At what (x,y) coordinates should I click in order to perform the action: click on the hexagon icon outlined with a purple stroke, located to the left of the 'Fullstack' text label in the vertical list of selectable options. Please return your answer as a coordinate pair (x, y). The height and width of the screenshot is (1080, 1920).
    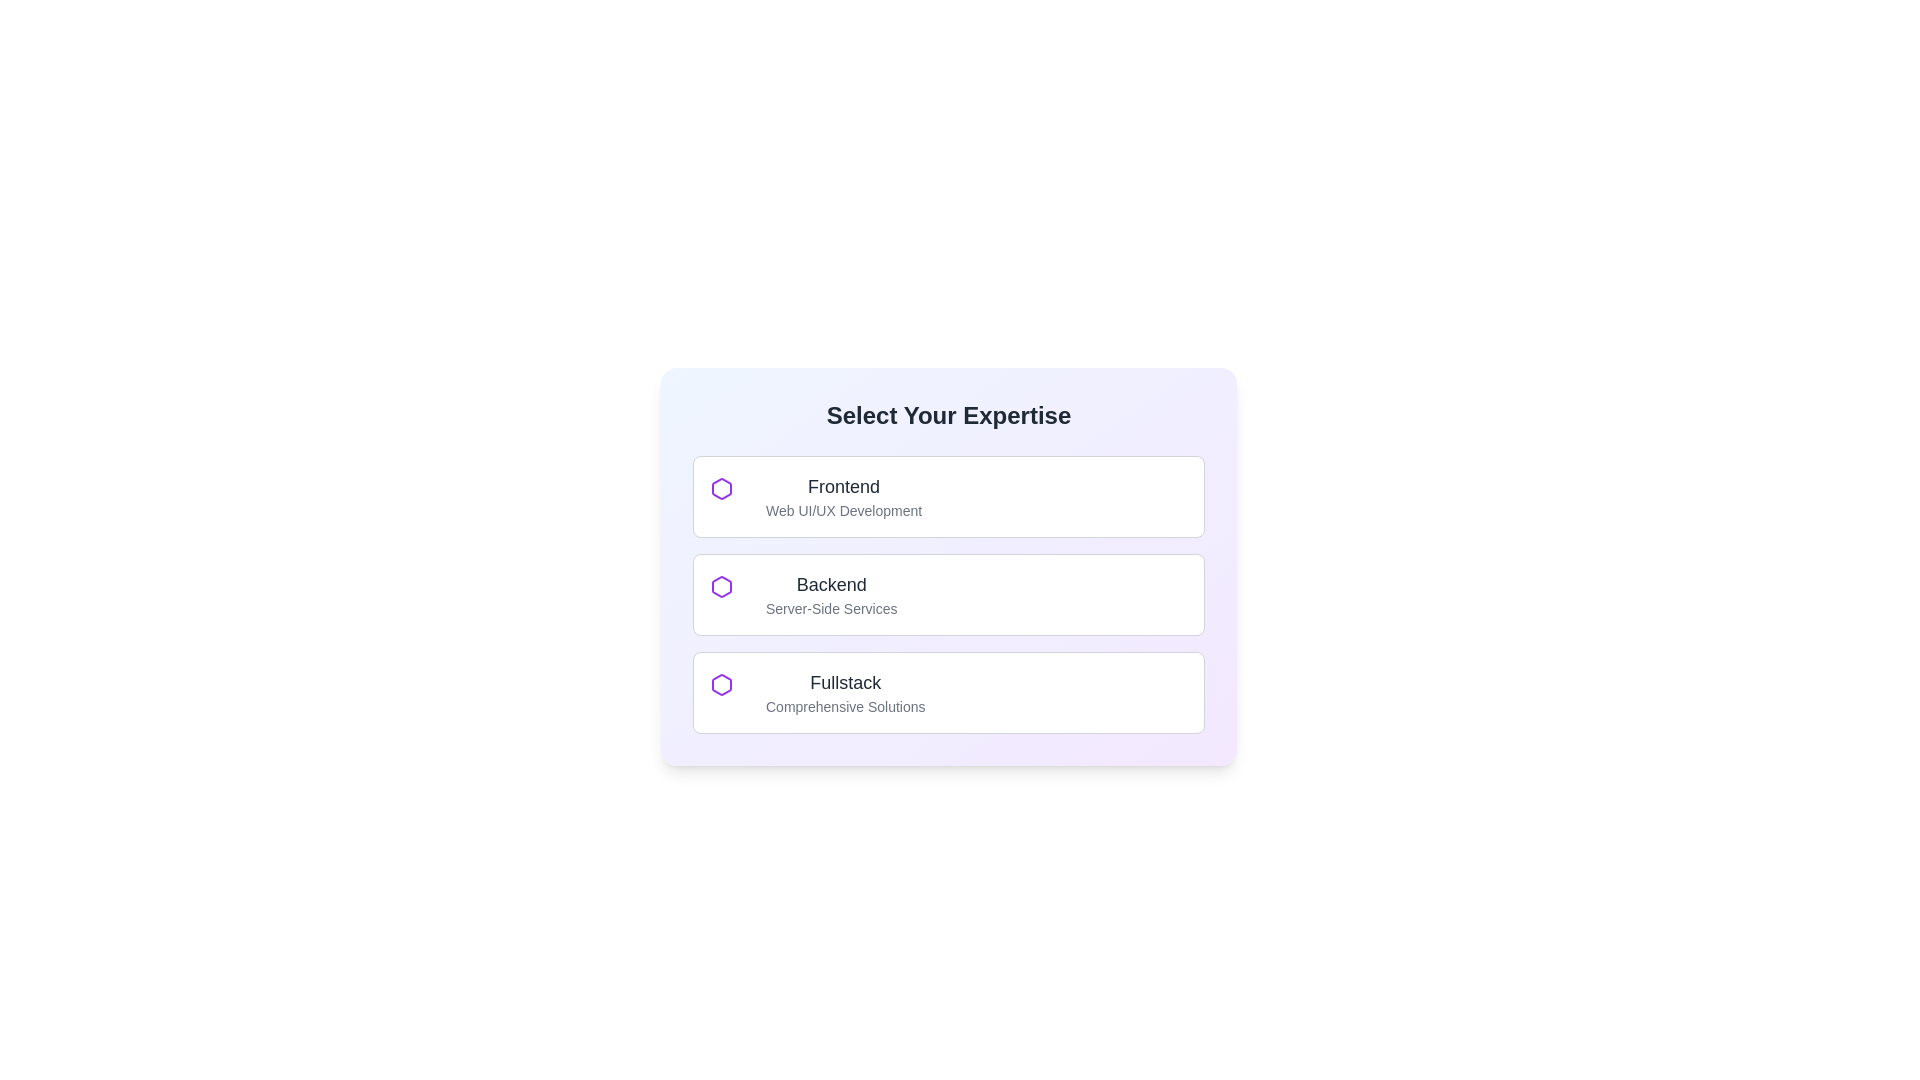
    Looking at the image, I should click on (720, 684).